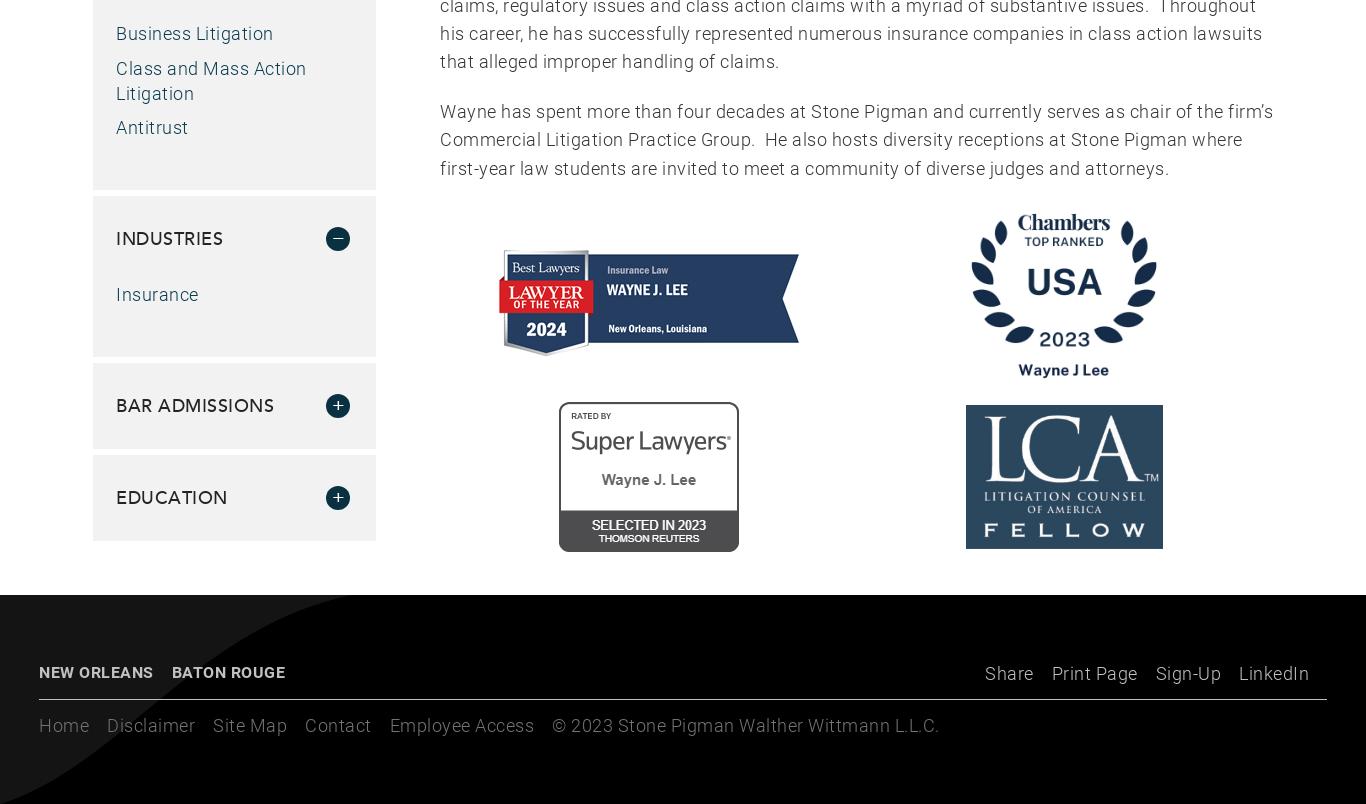 The image size is (1366, 804). What do you see at coordinates (1273, 672) in the screenshot?
I see `'LinkedIn'` at bounding box center [1273, 672].